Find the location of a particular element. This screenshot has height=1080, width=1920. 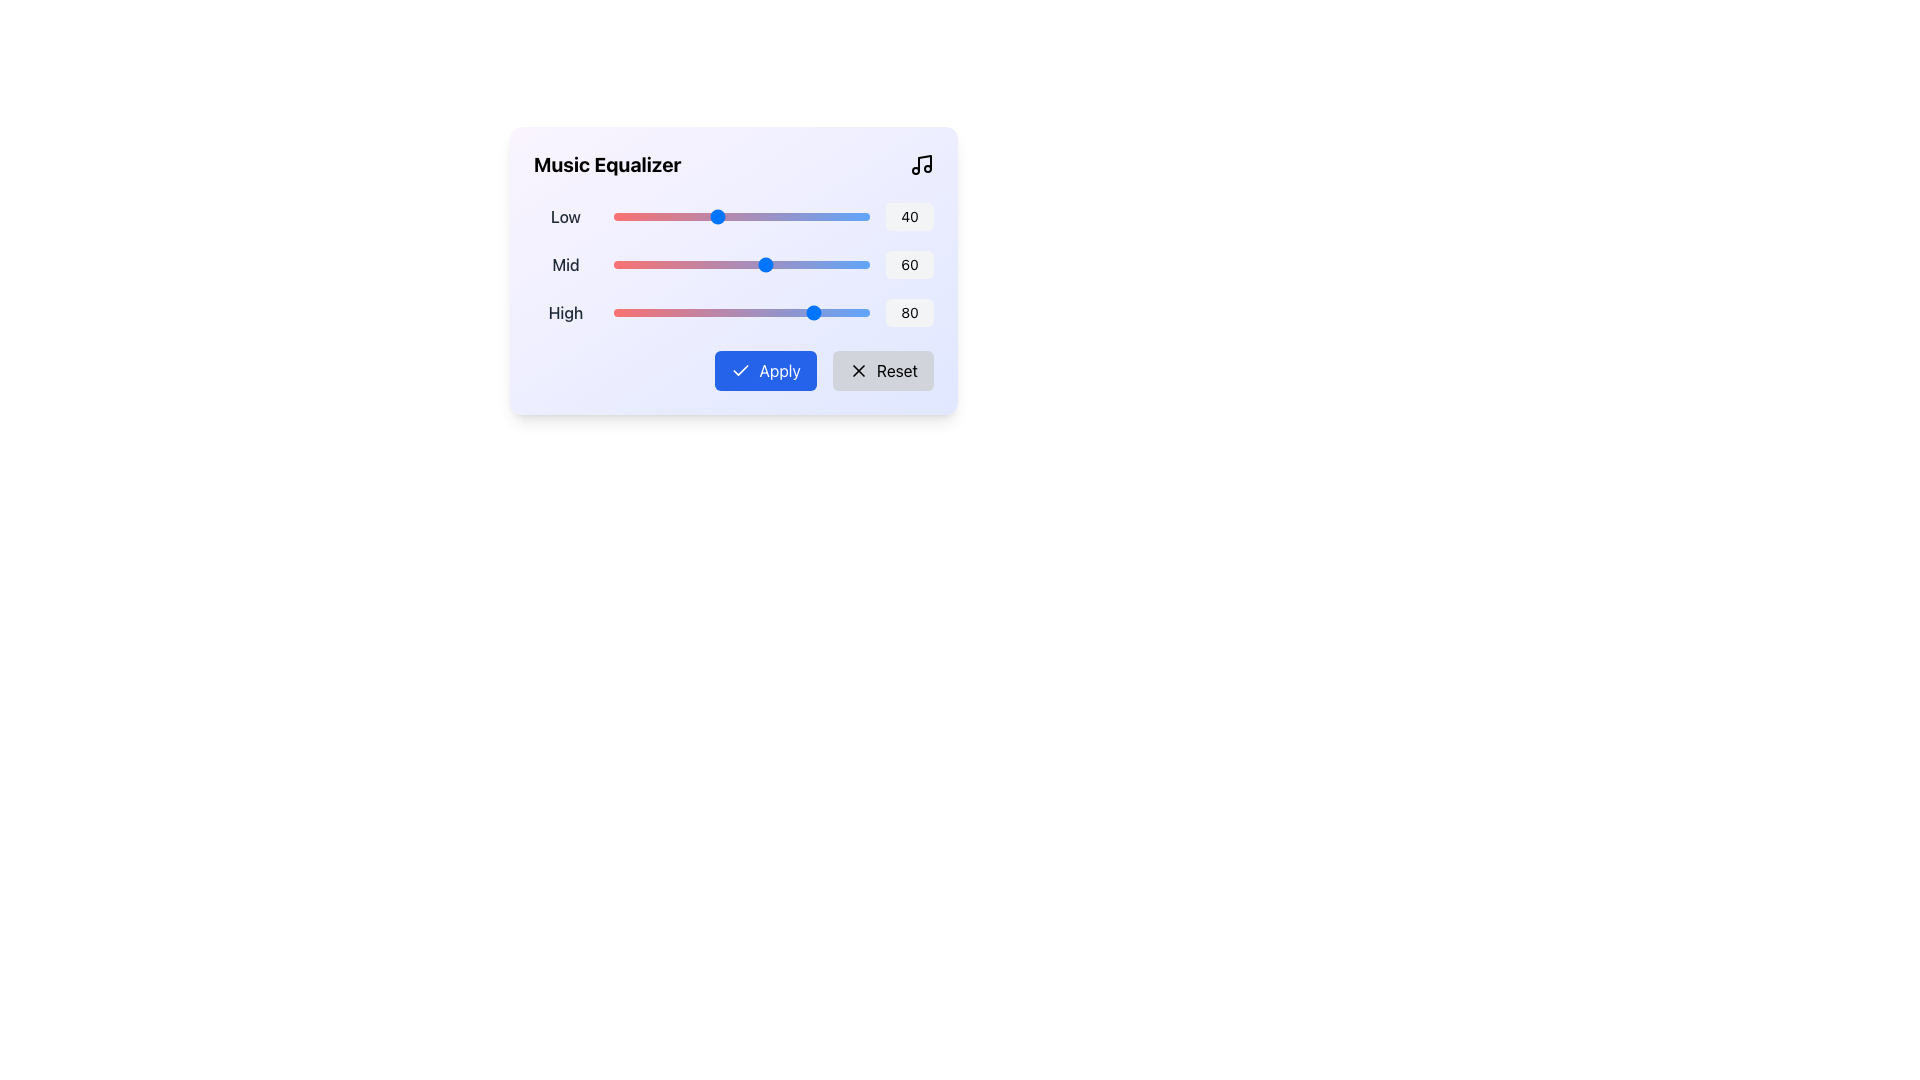

the Low frequency equalizer value is located at coordinates (787, 216).